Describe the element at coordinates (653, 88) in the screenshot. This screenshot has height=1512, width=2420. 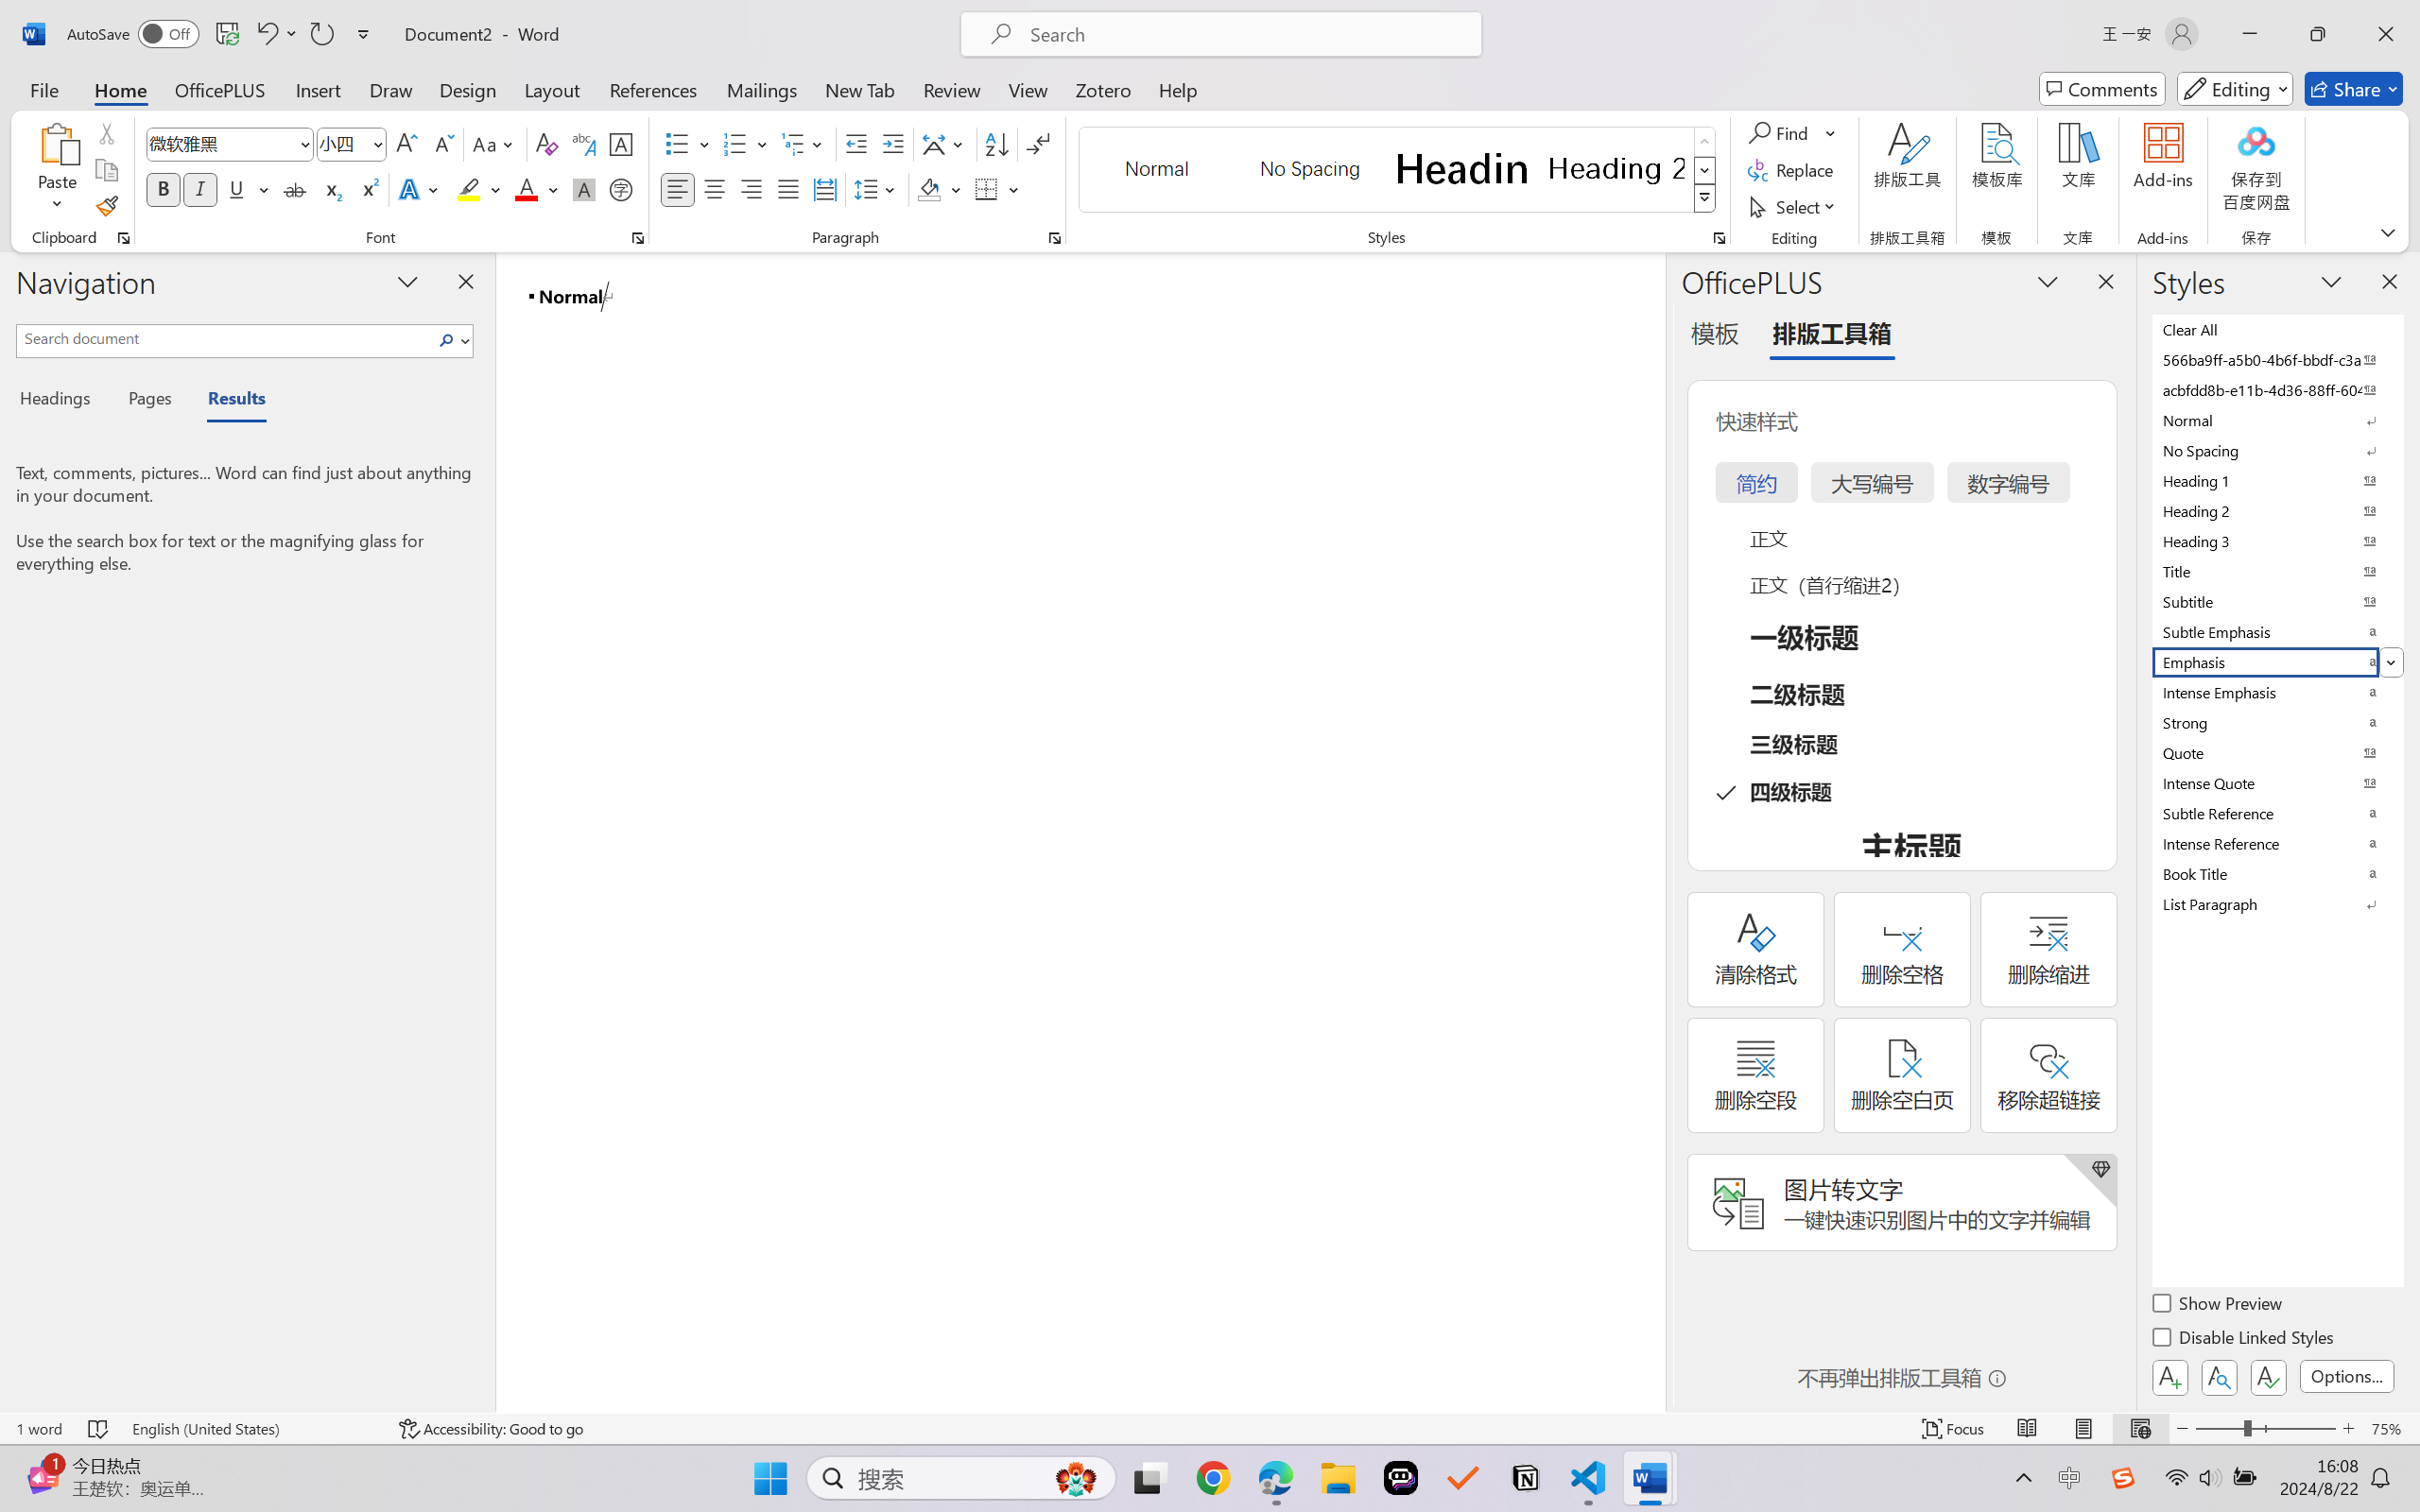
I see `'References'` at that location.